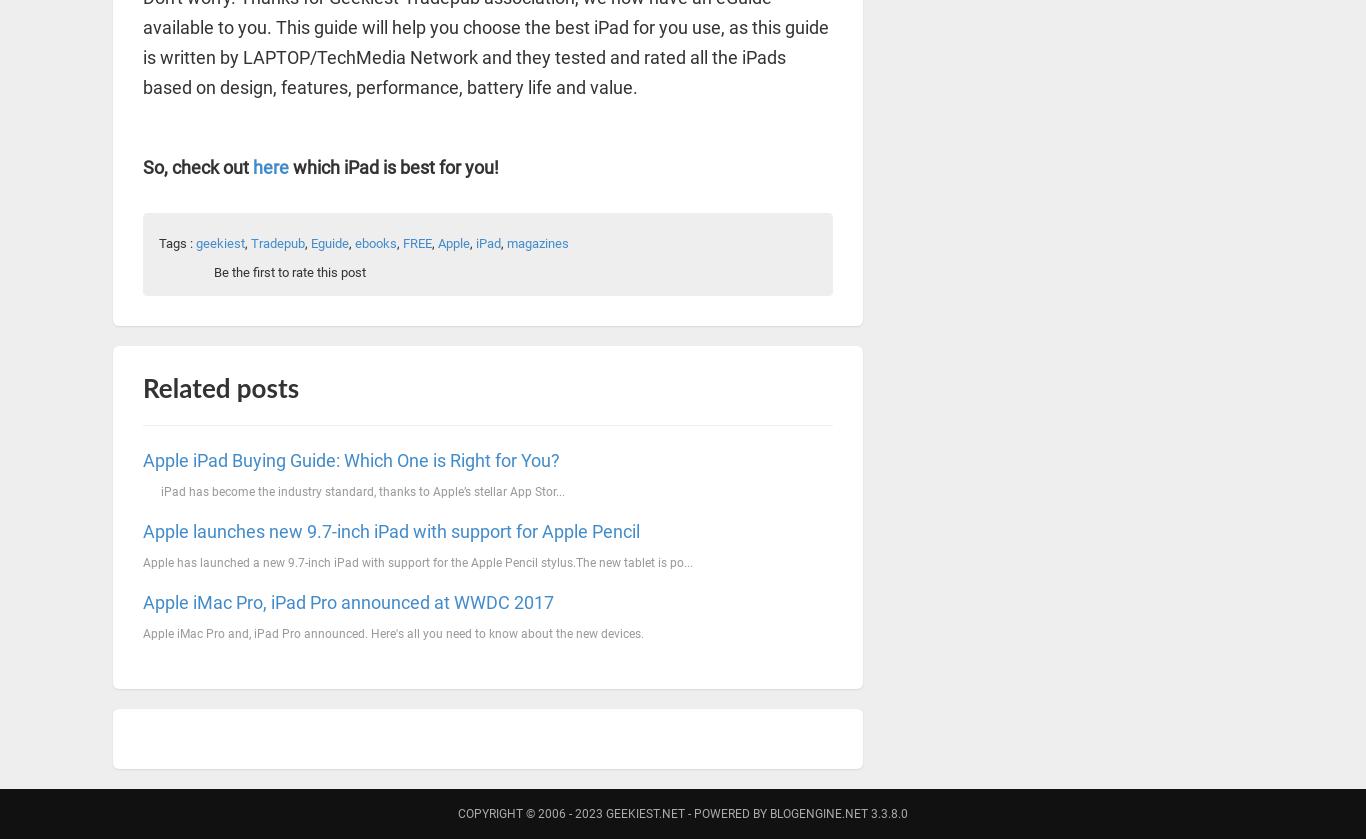  I want to click on 'Apple has launched a new 9.7-inch iPad with support for the Apple Pencil stylus.The new tablet is po...', so click(416, 560).